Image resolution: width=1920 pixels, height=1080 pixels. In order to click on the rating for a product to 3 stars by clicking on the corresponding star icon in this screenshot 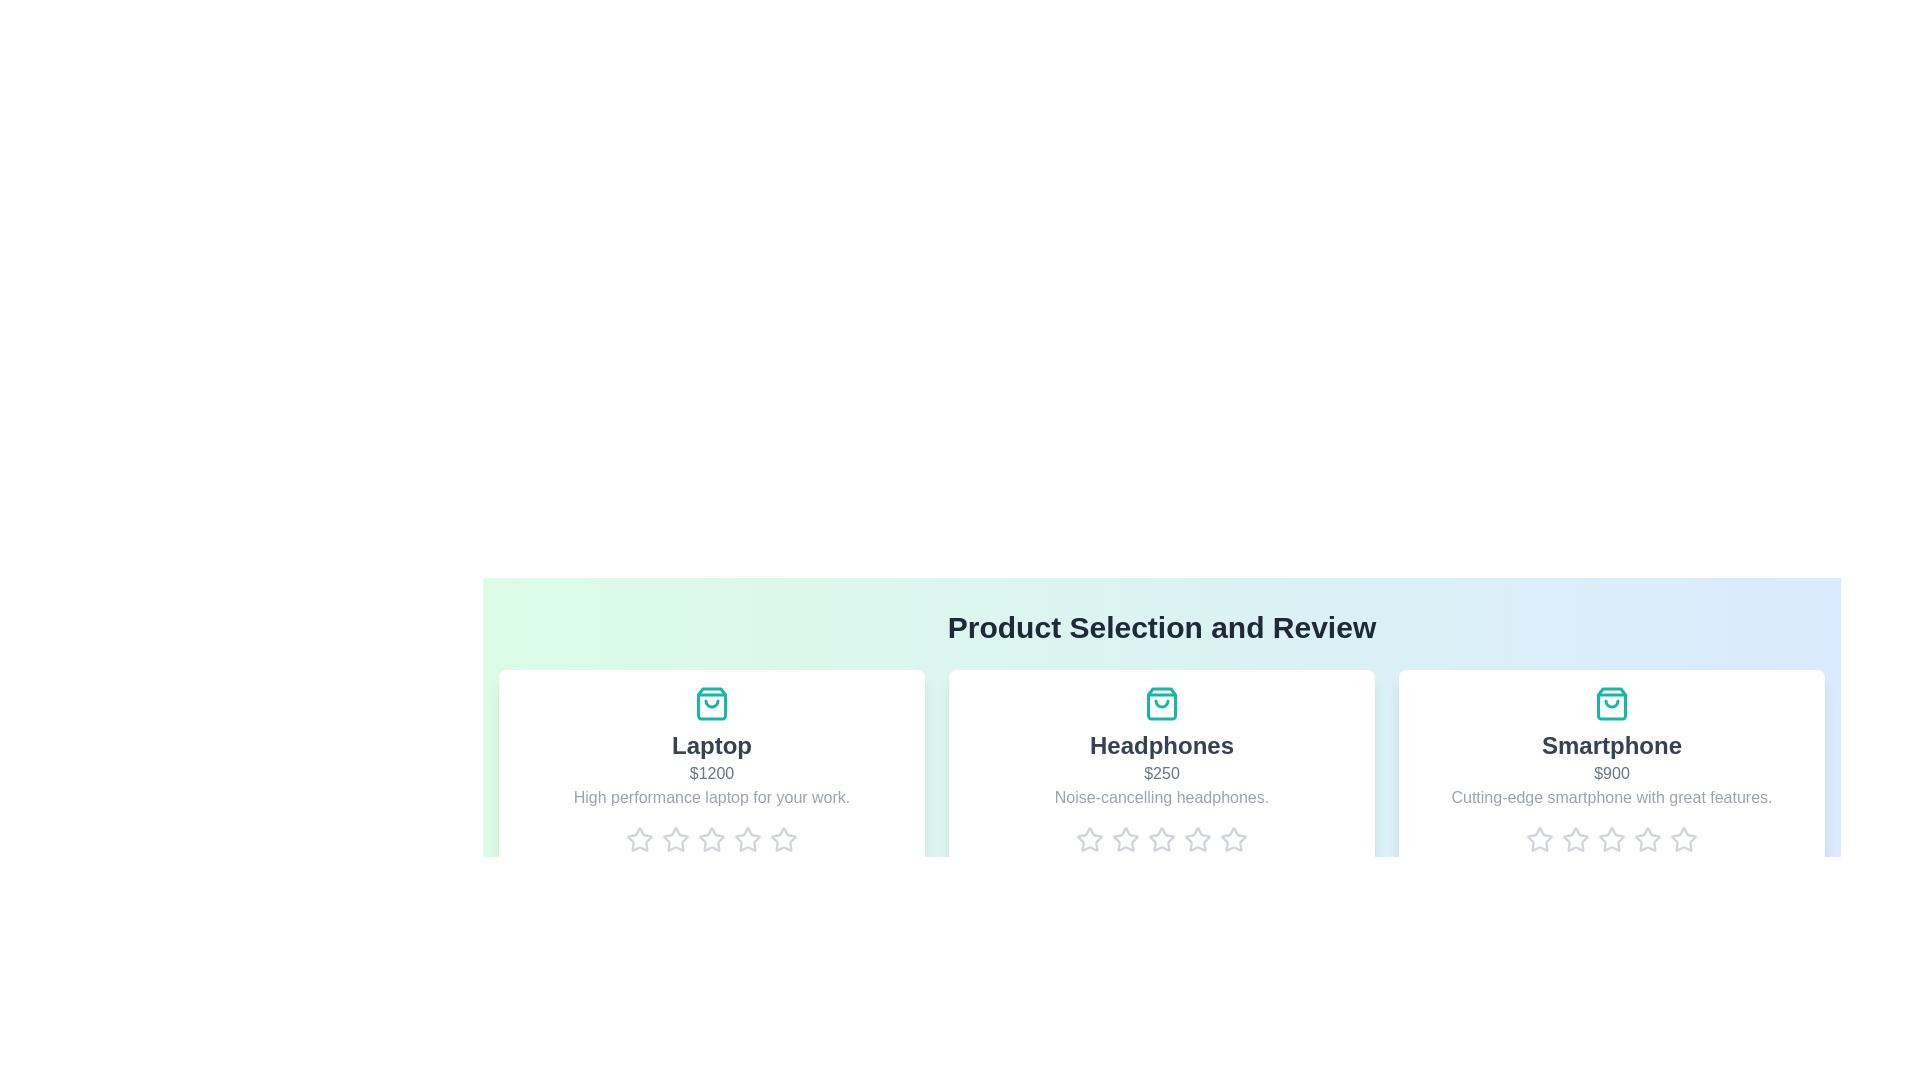, I will do `click(711, 840)`.